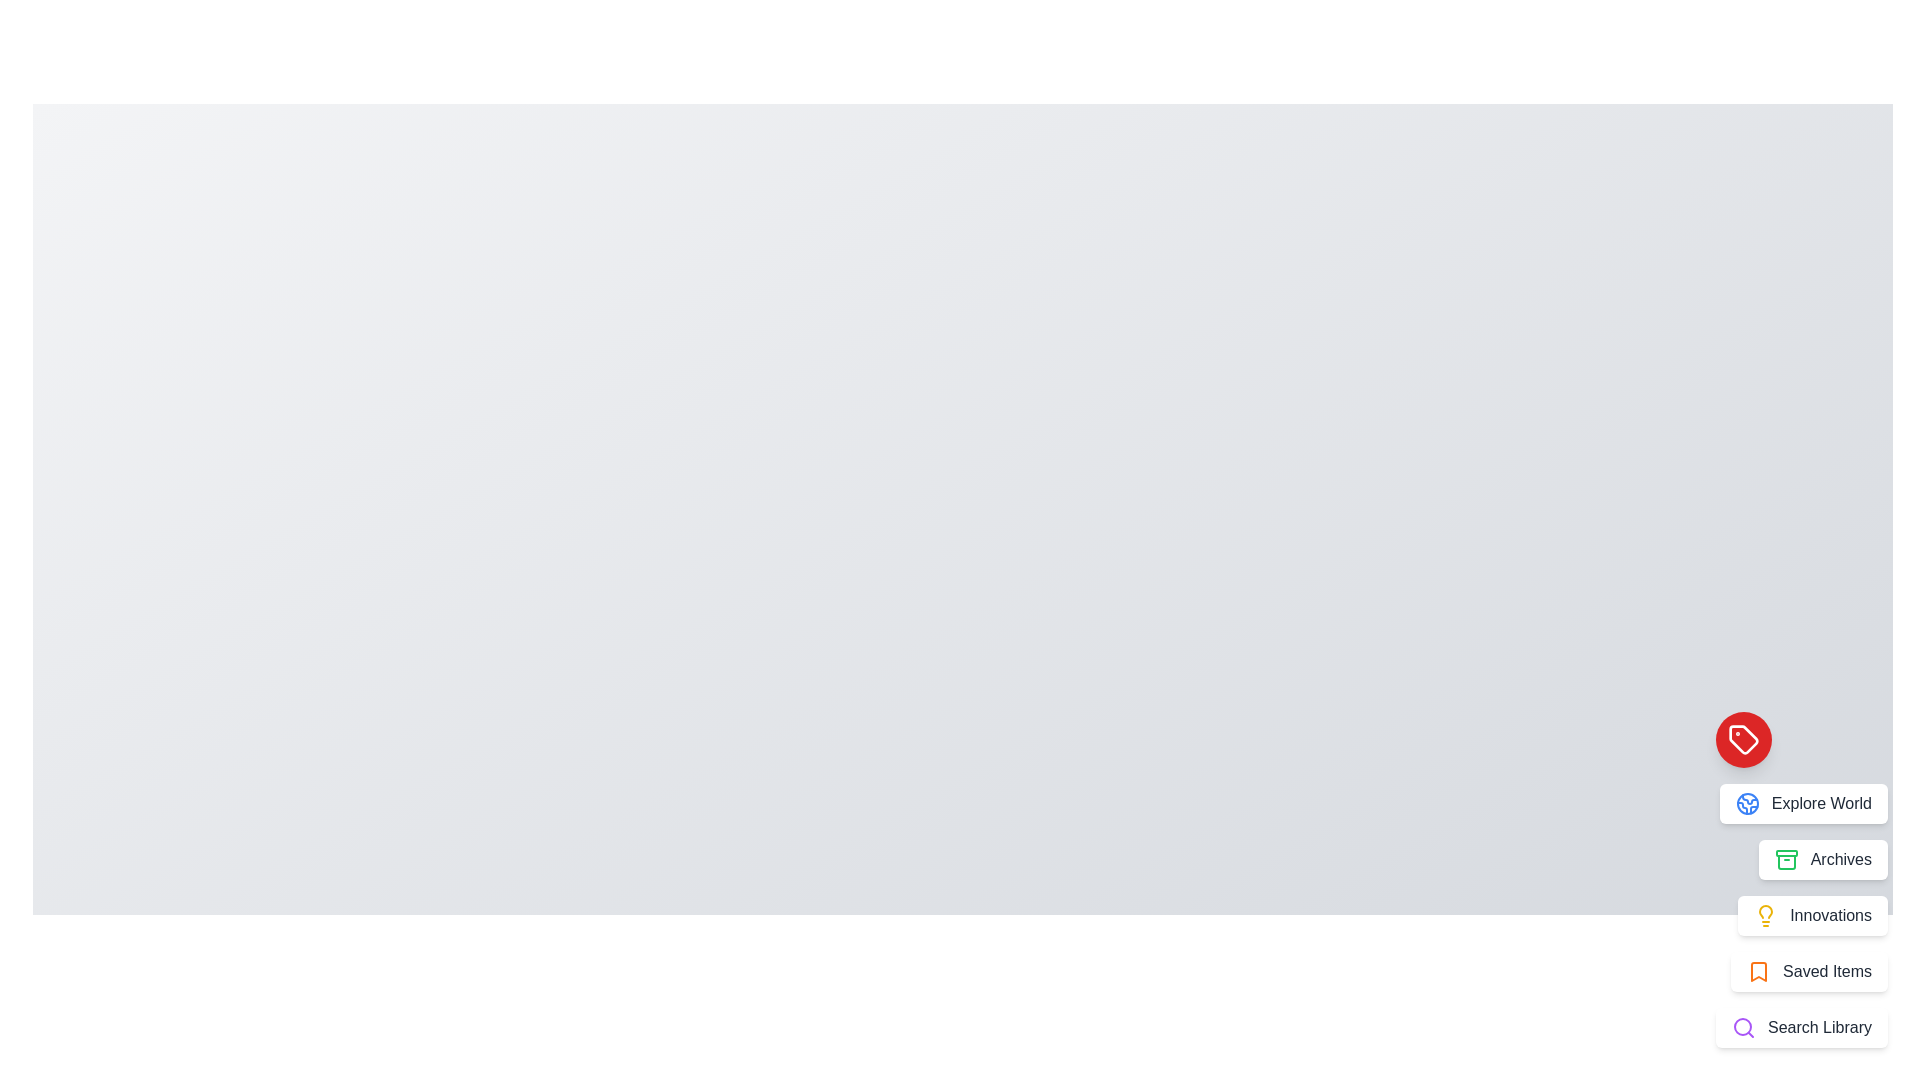  I want to click on the red floating button to toggle the menu visibility, so click(1742, 740).